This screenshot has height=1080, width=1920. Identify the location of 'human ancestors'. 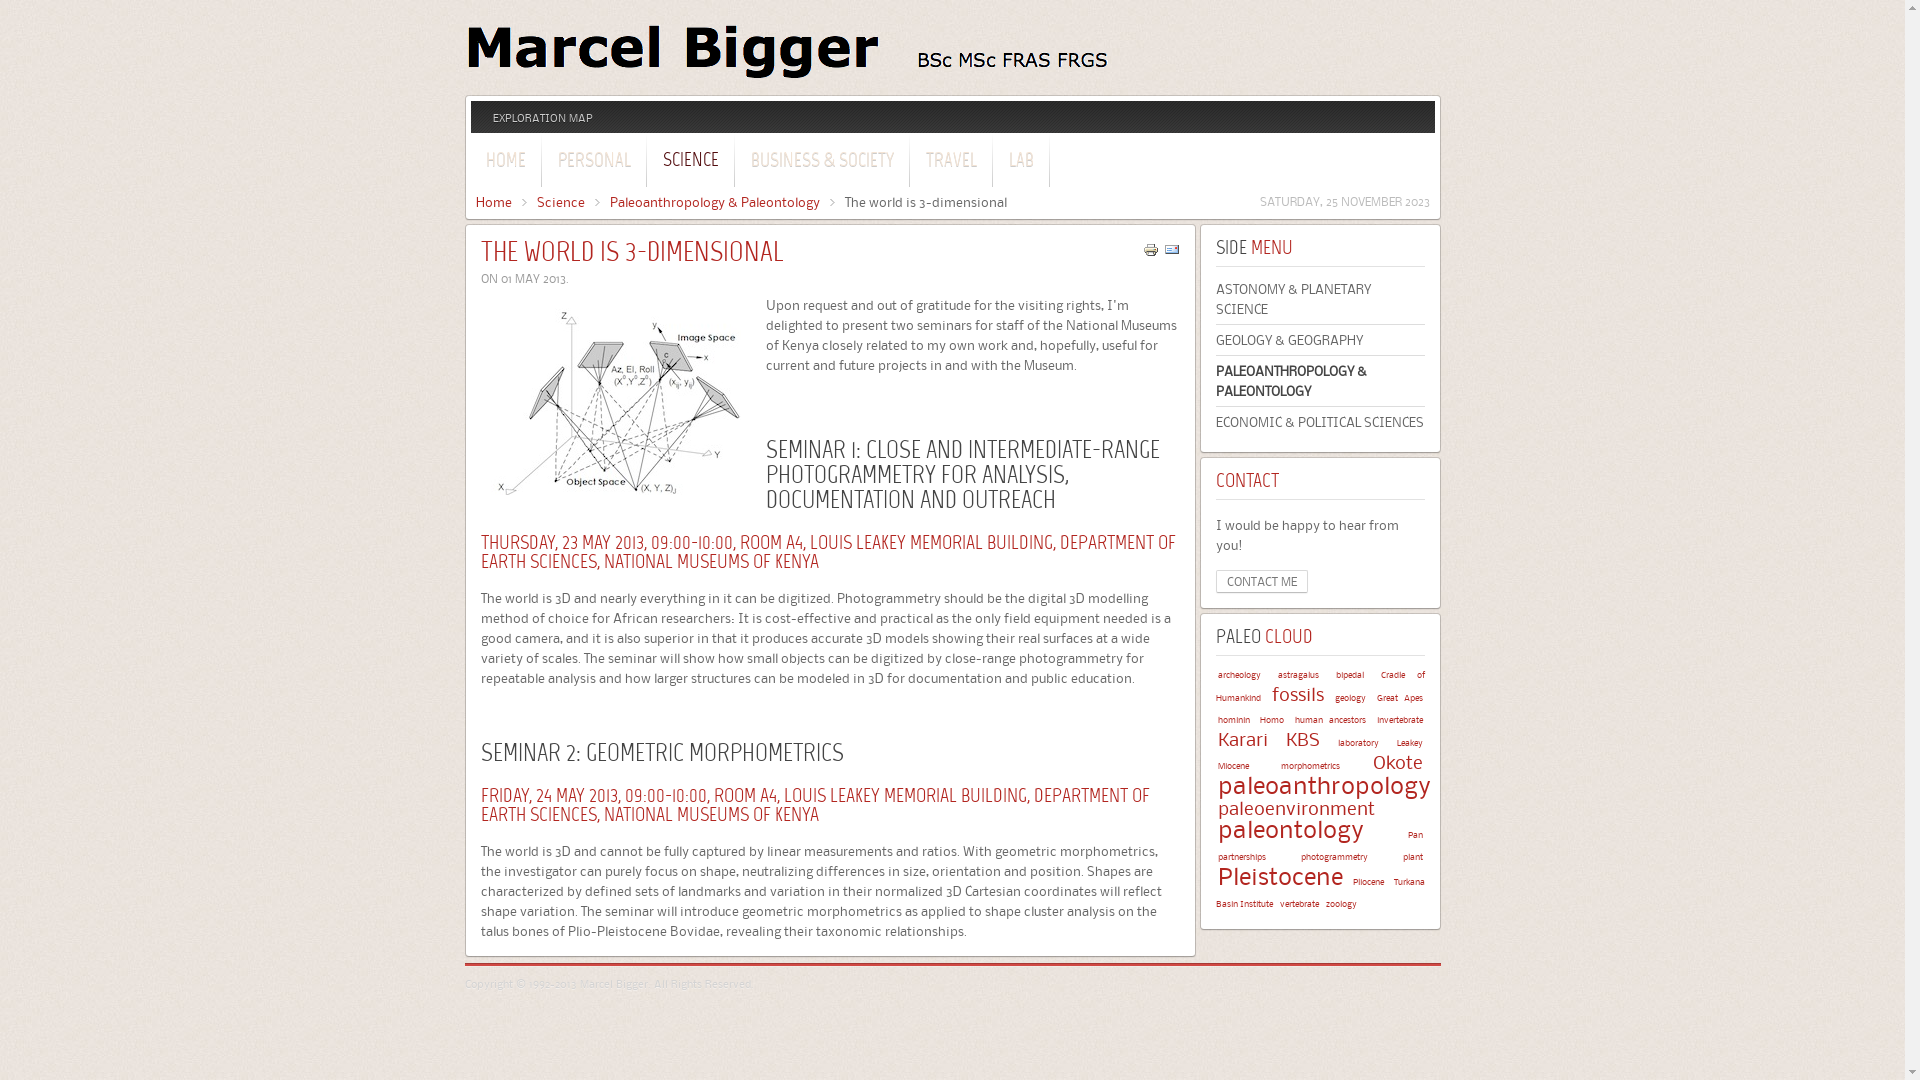
(1330, 718).